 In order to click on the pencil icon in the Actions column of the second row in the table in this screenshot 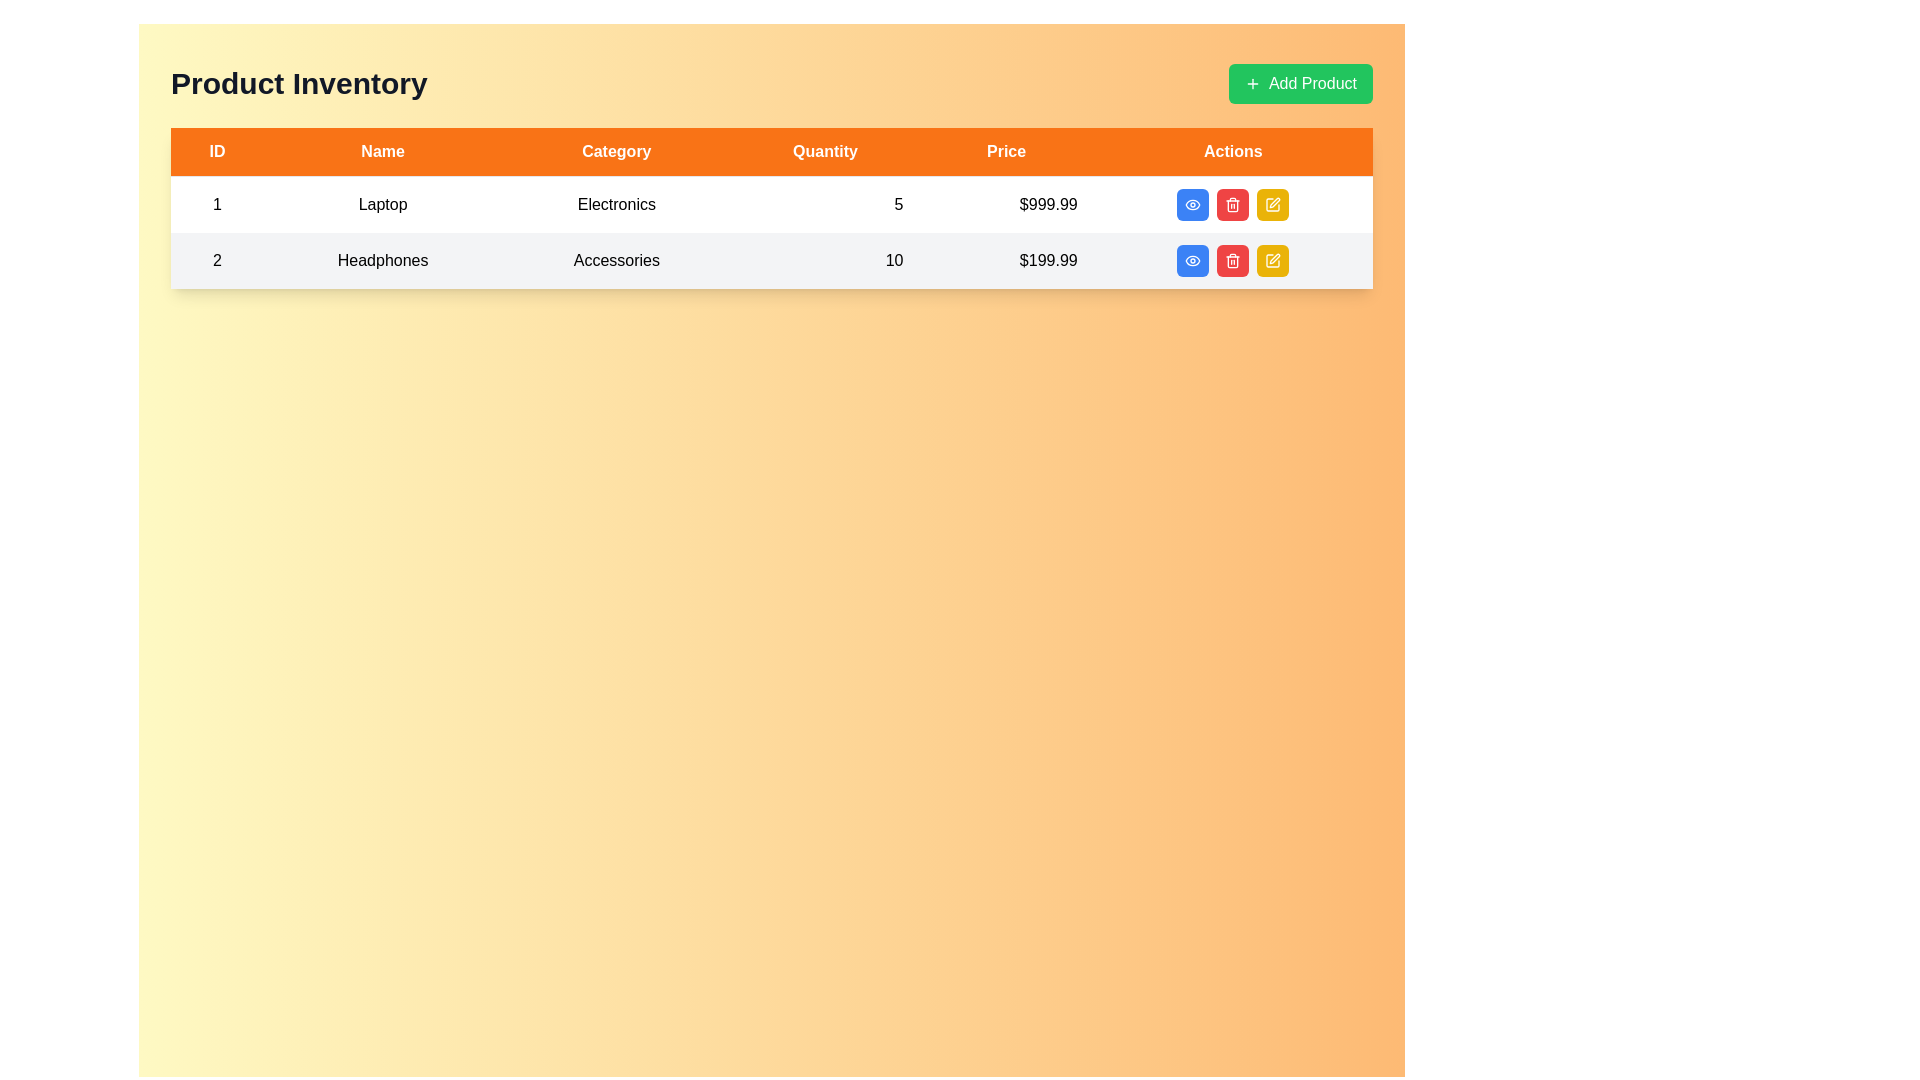, I will do `click(1274, 257)`.